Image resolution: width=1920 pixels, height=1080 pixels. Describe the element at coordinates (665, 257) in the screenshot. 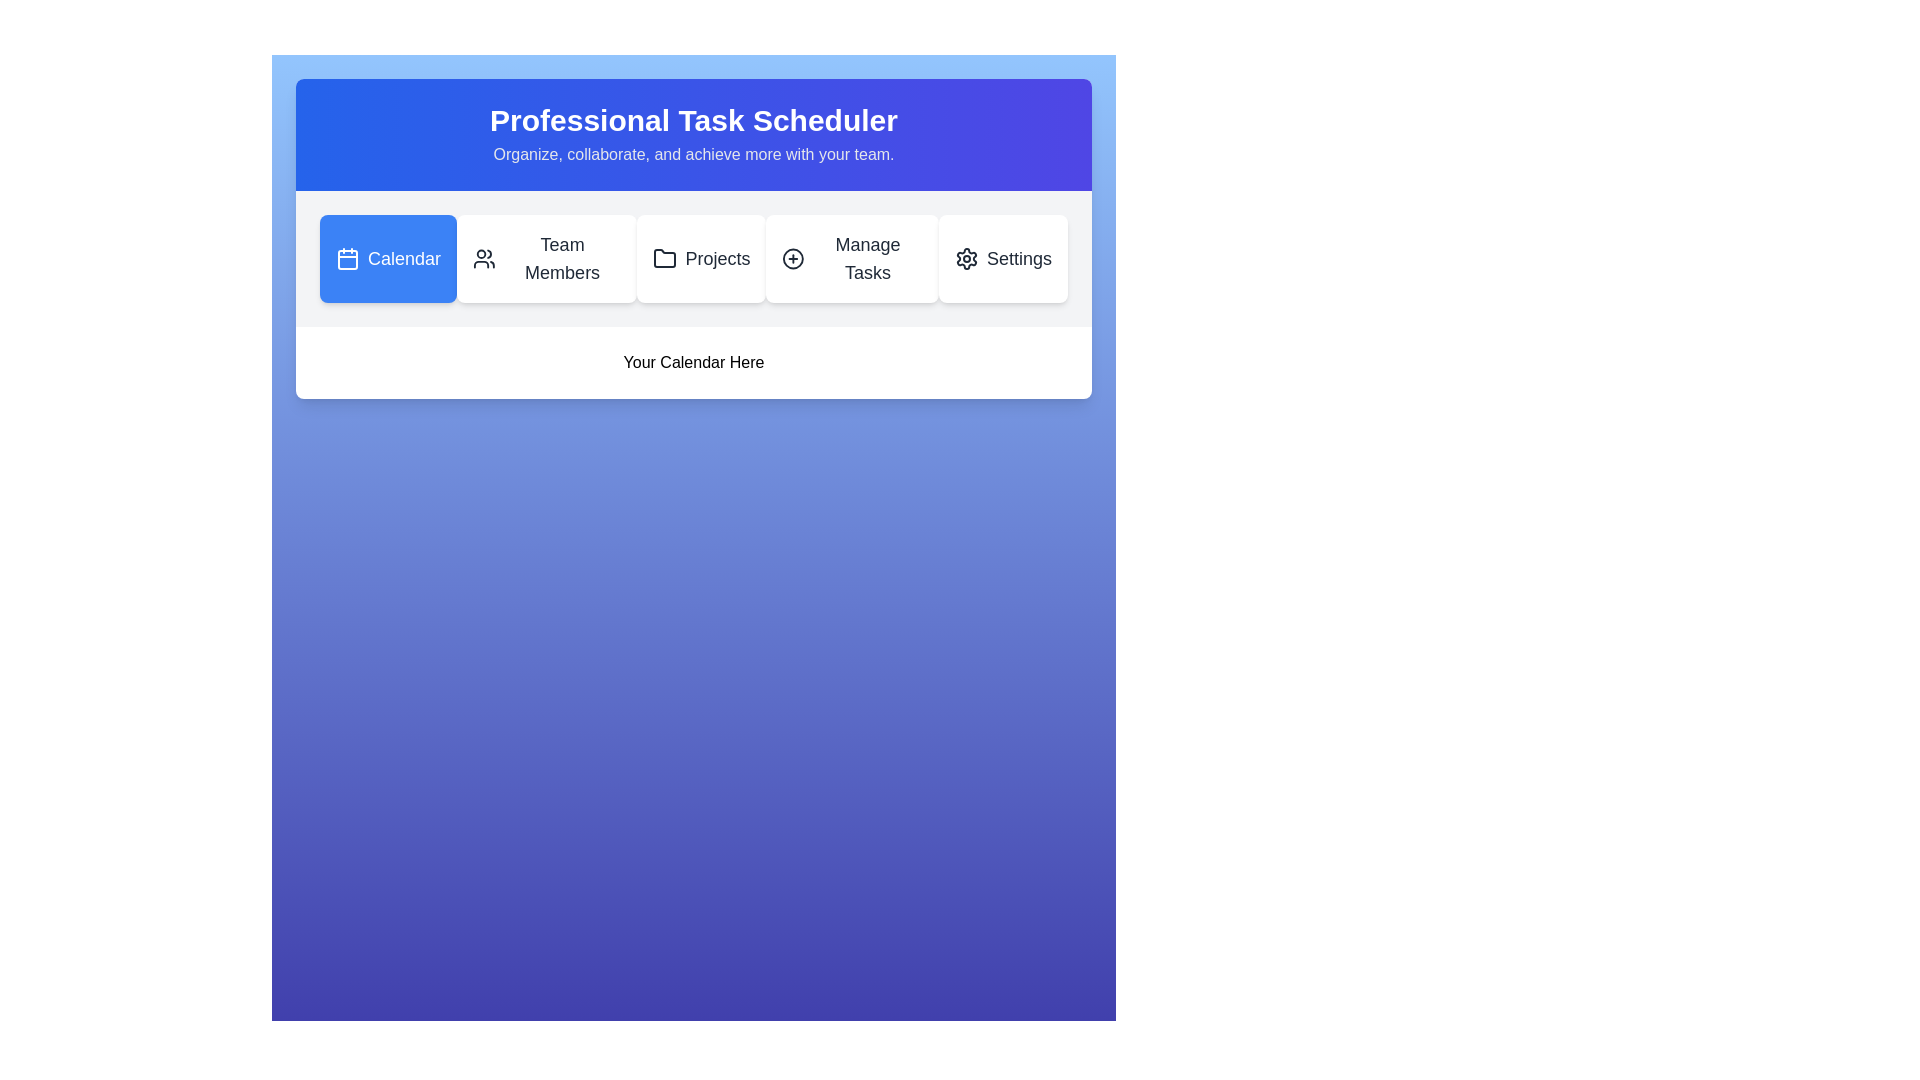

I see `the 'Projects' icon in the navigation bar, which is the third option located between 'Team Members' and 'Manage Tasks'` at that location.